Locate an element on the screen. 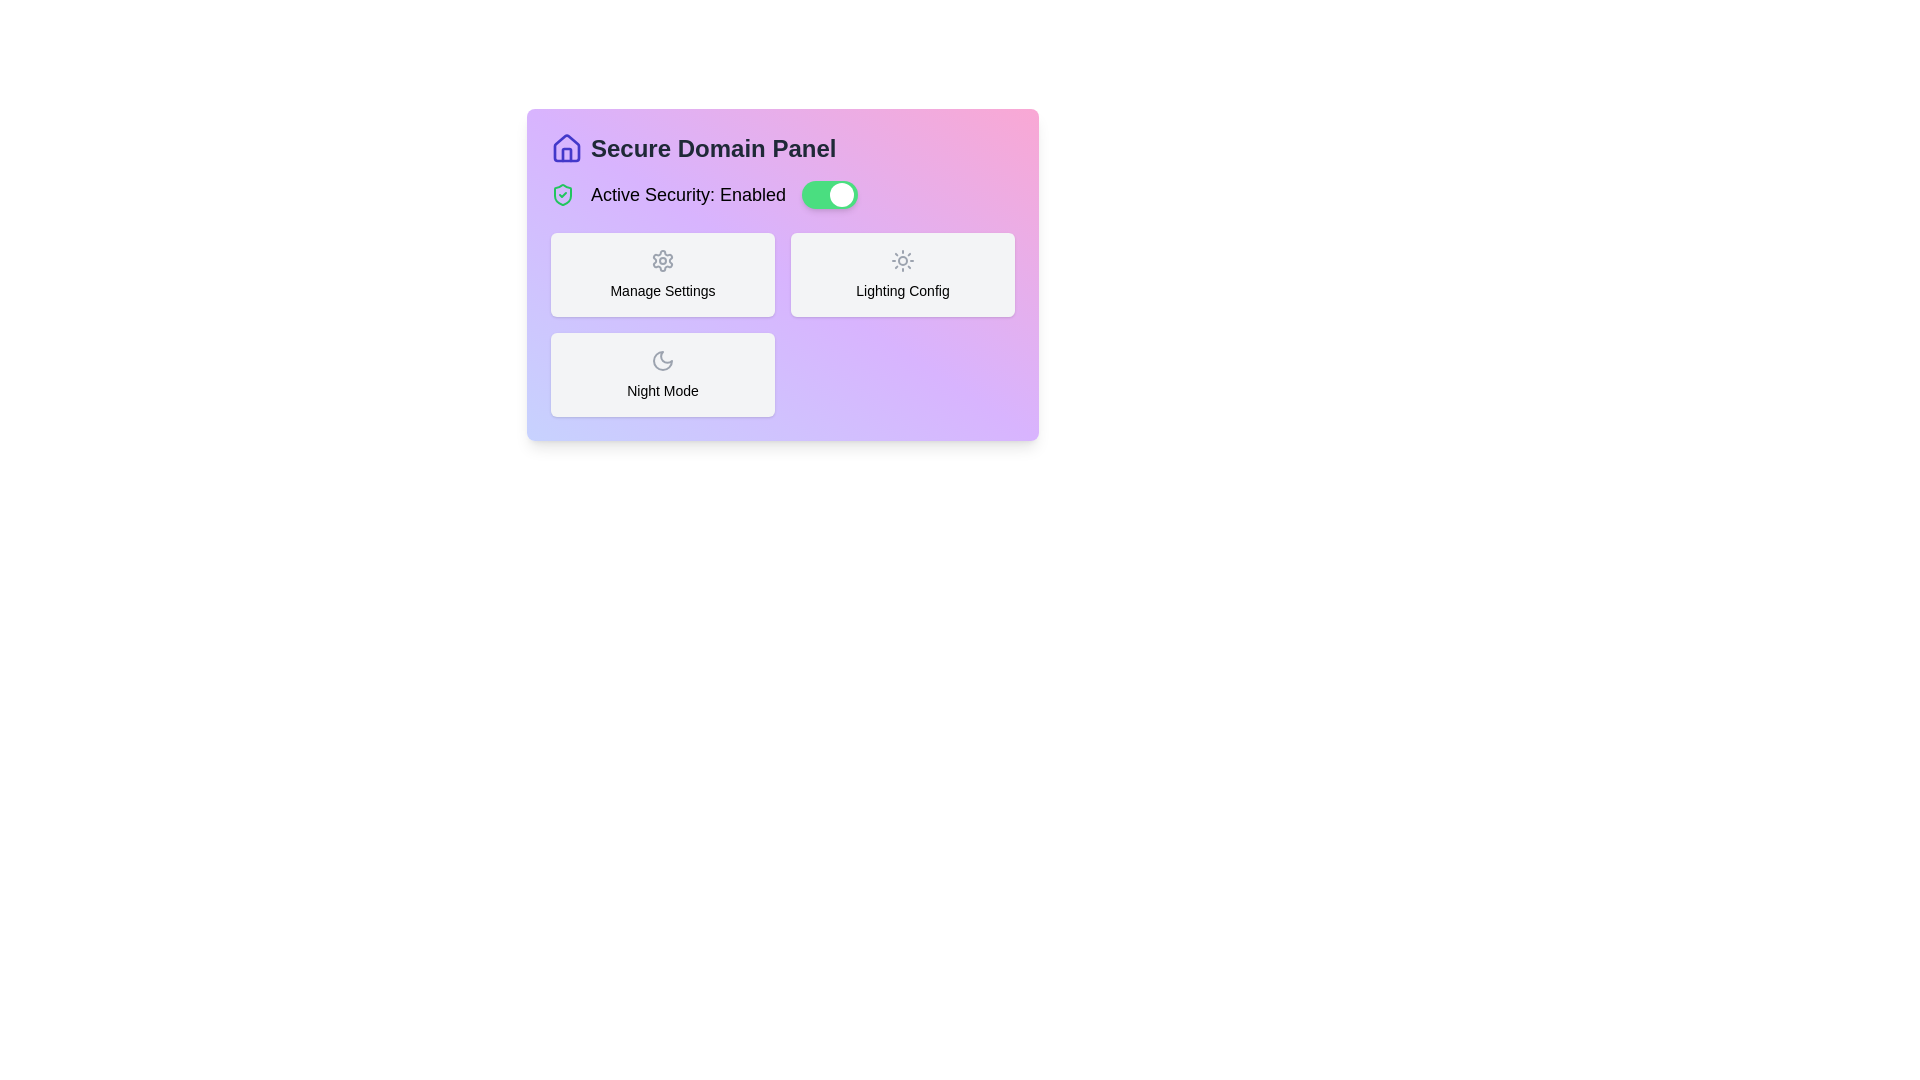 The width and height of the screenshot is (1920, 1080). the crescent moon icon within the 'Night Mode' button located in the bottom-left quadrant of the primary control panel interface is located at coordinates (662, 361).